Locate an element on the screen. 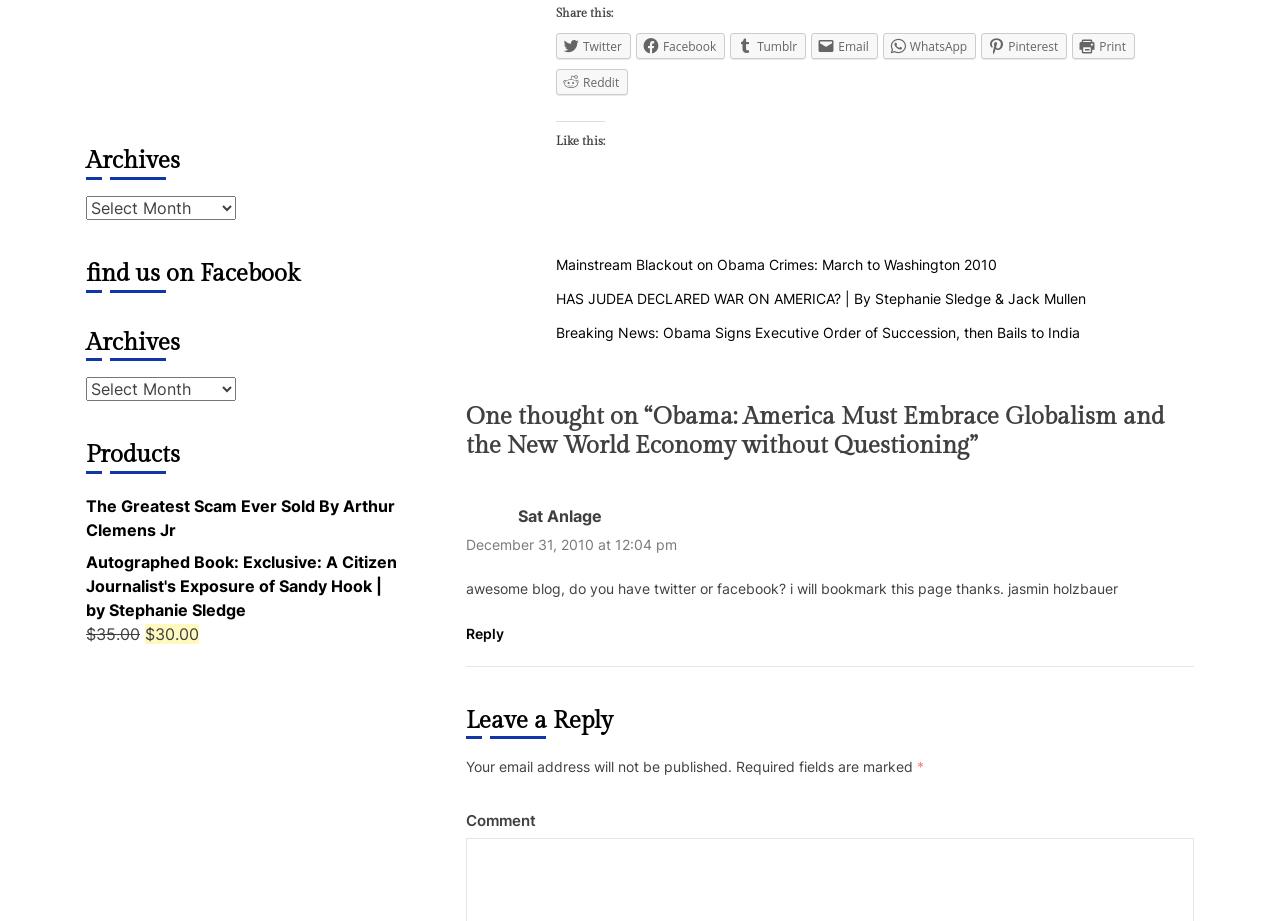 Image resolution: width=1280 pixels, height=921 pixels. 'One thought on “' is located at coordinates (465, 416).